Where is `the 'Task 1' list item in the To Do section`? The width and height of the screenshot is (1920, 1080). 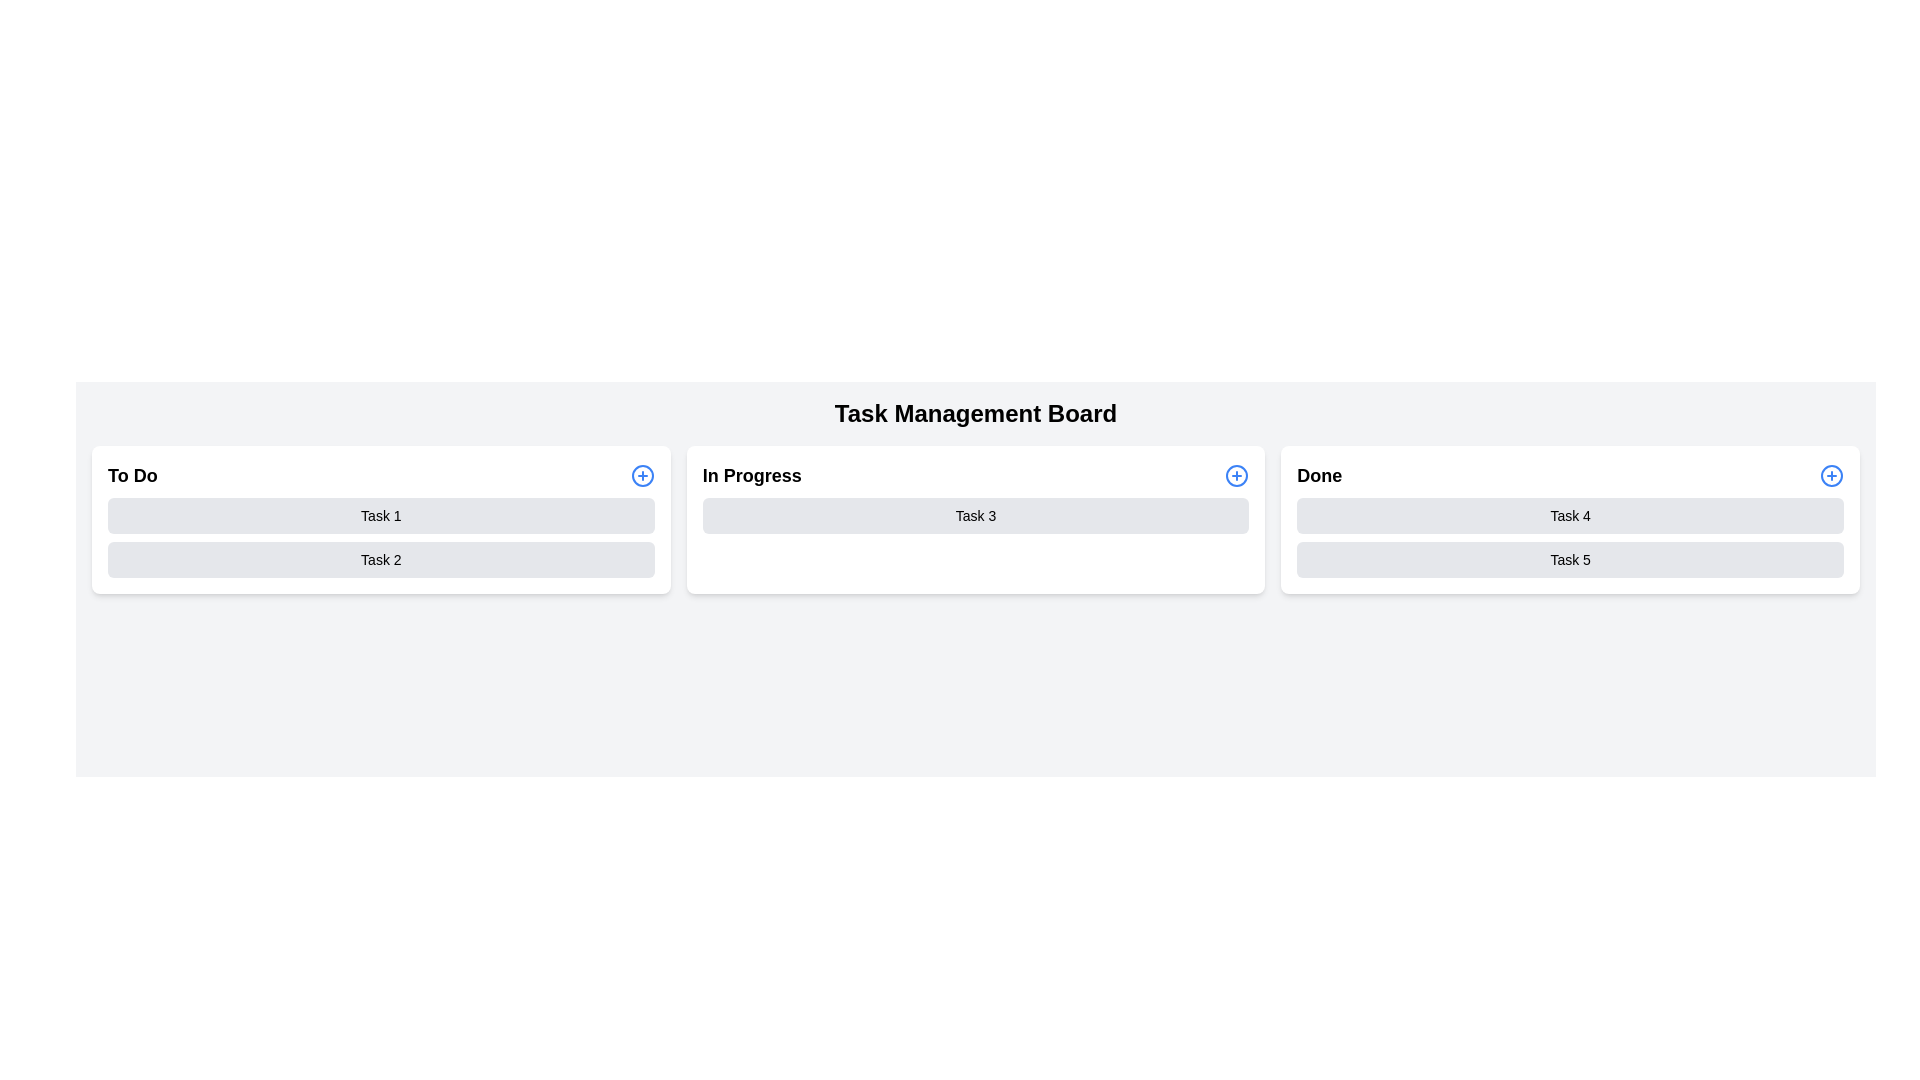 the 'Task 1' list item in the To Do section is located at coordinates (381, 515).